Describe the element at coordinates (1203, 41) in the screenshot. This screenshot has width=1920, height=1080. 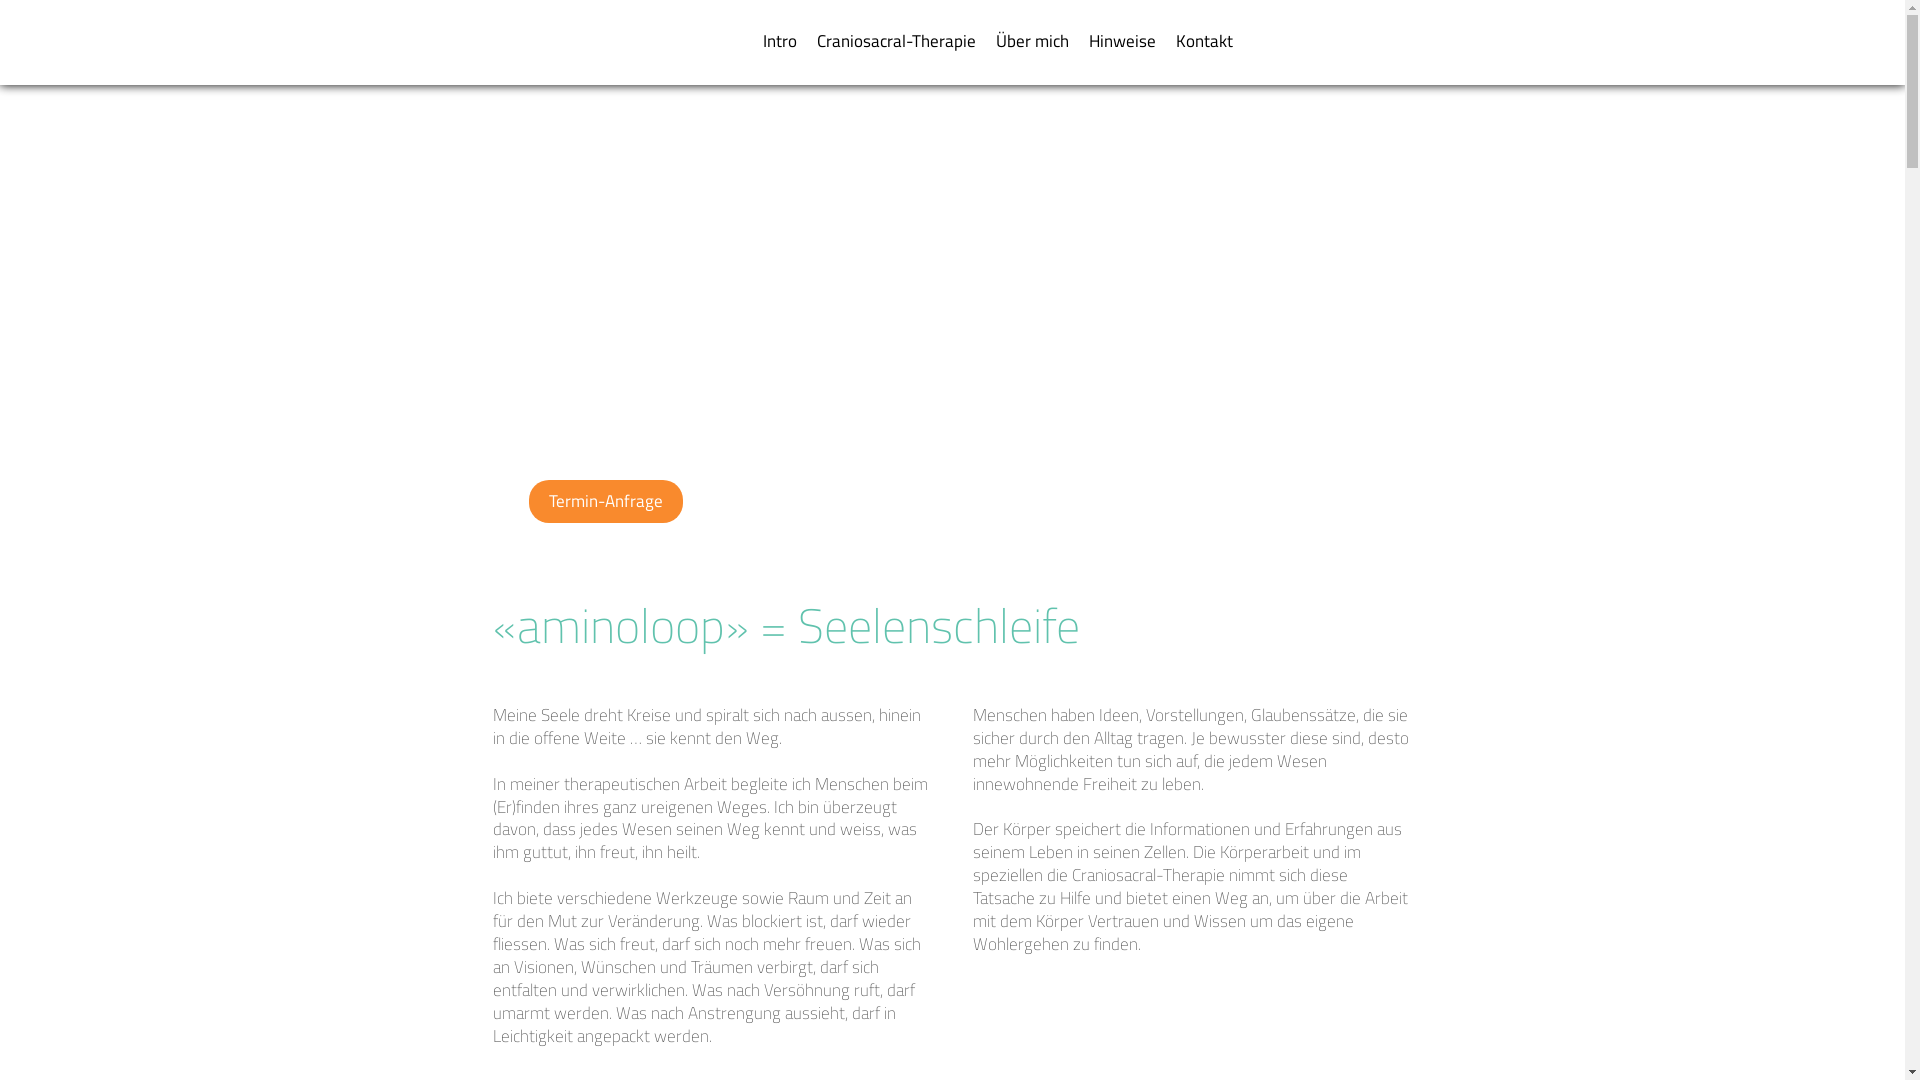
I see `'Kontakt'` at that location.